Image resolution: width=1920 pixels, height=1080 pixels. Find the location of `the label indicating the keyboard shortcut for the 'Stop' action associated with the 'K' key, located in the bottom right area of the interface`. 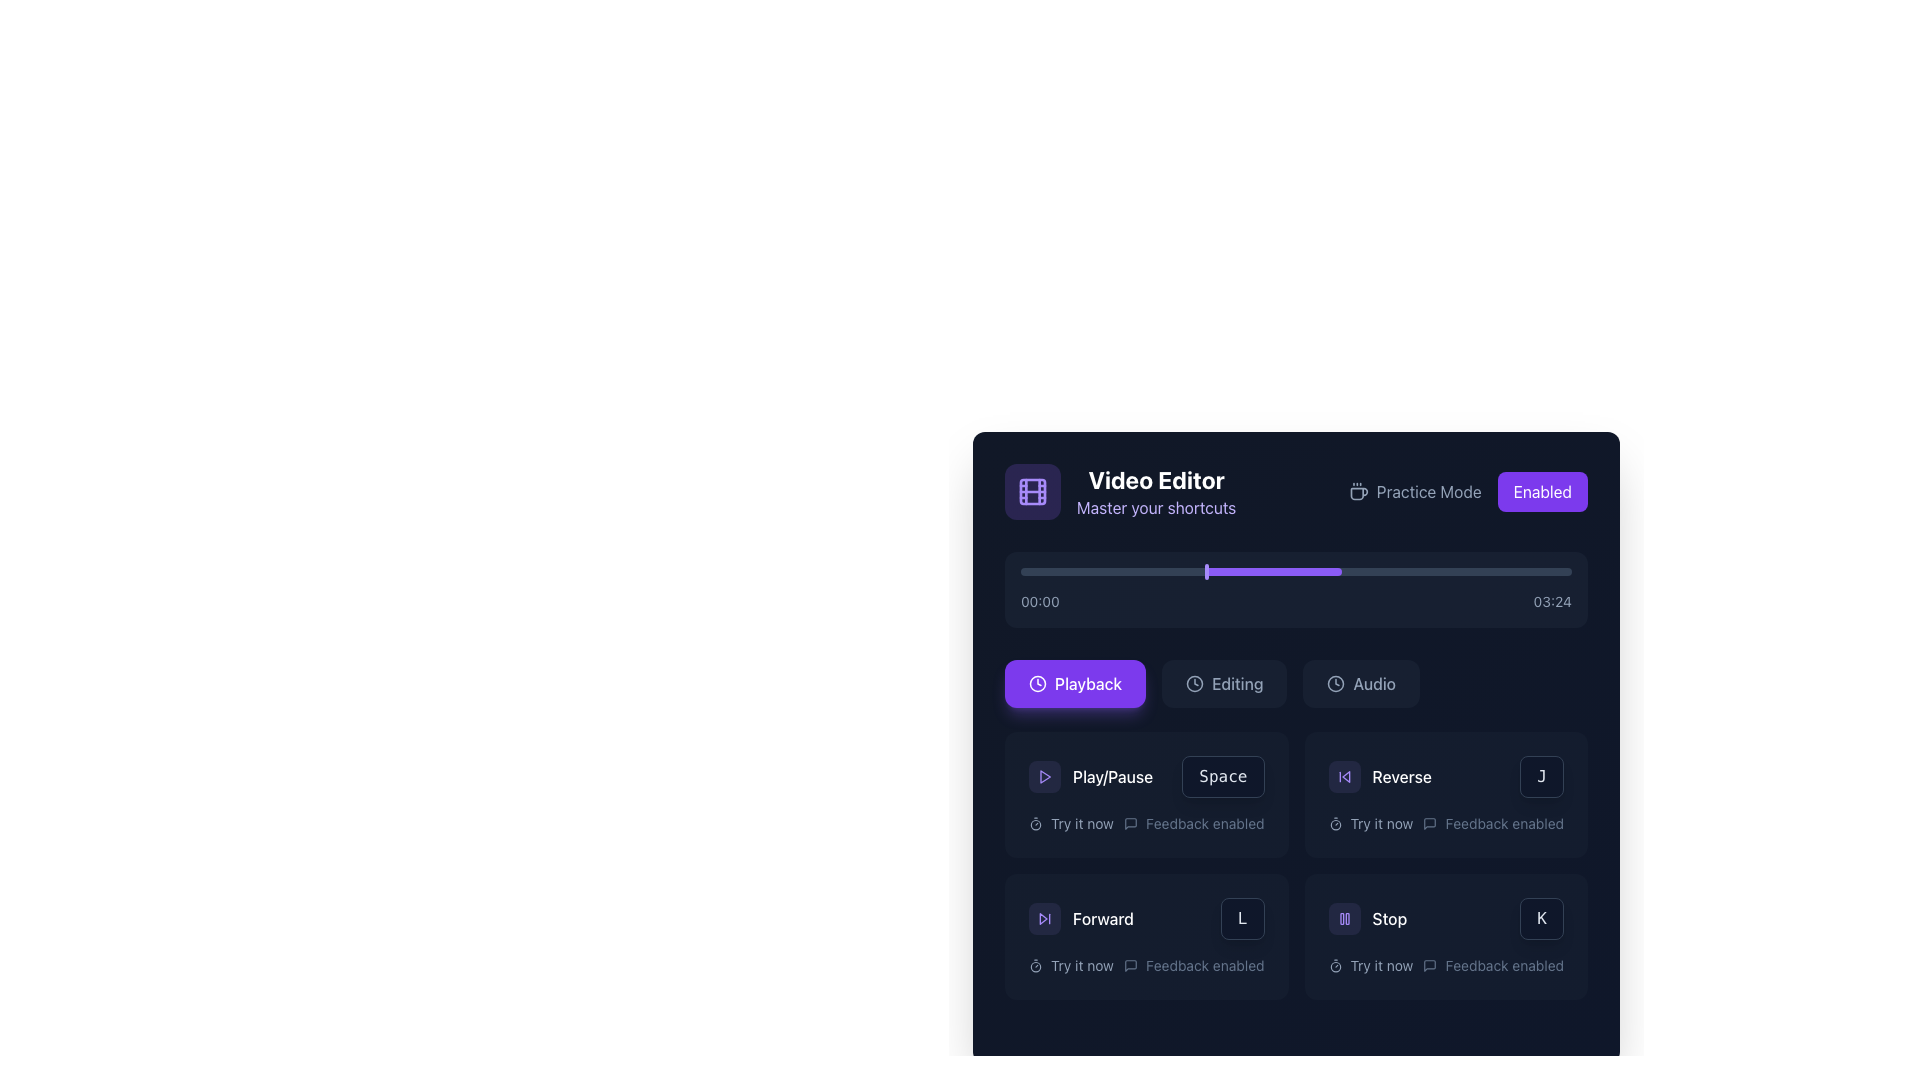

the label indicating the keyboard shortcut for the 'Stop' action associated with the 'K' key, located in the bottom right area of the interface is located at coordinates (1541, 918).